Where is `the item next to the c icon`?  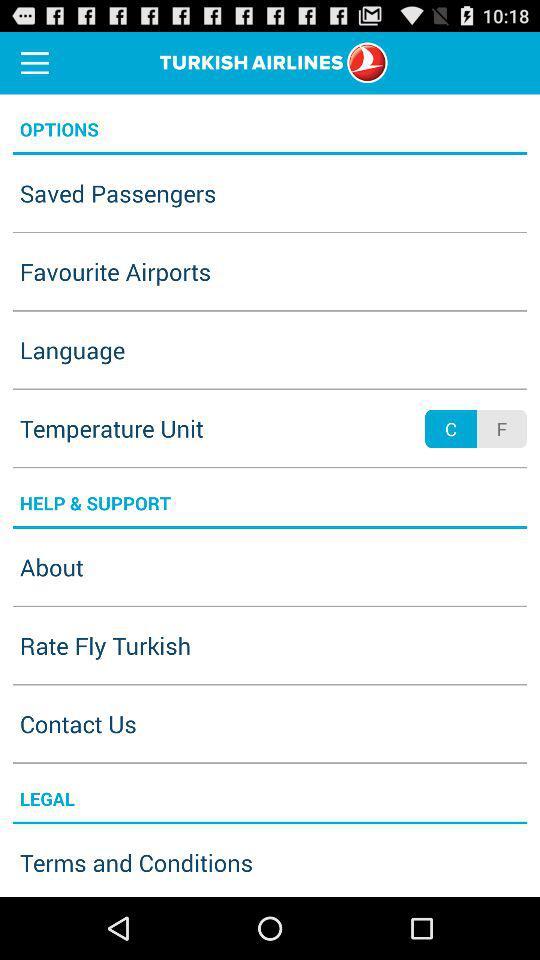
the item next to the c icon is located at coordinates (500, 429).